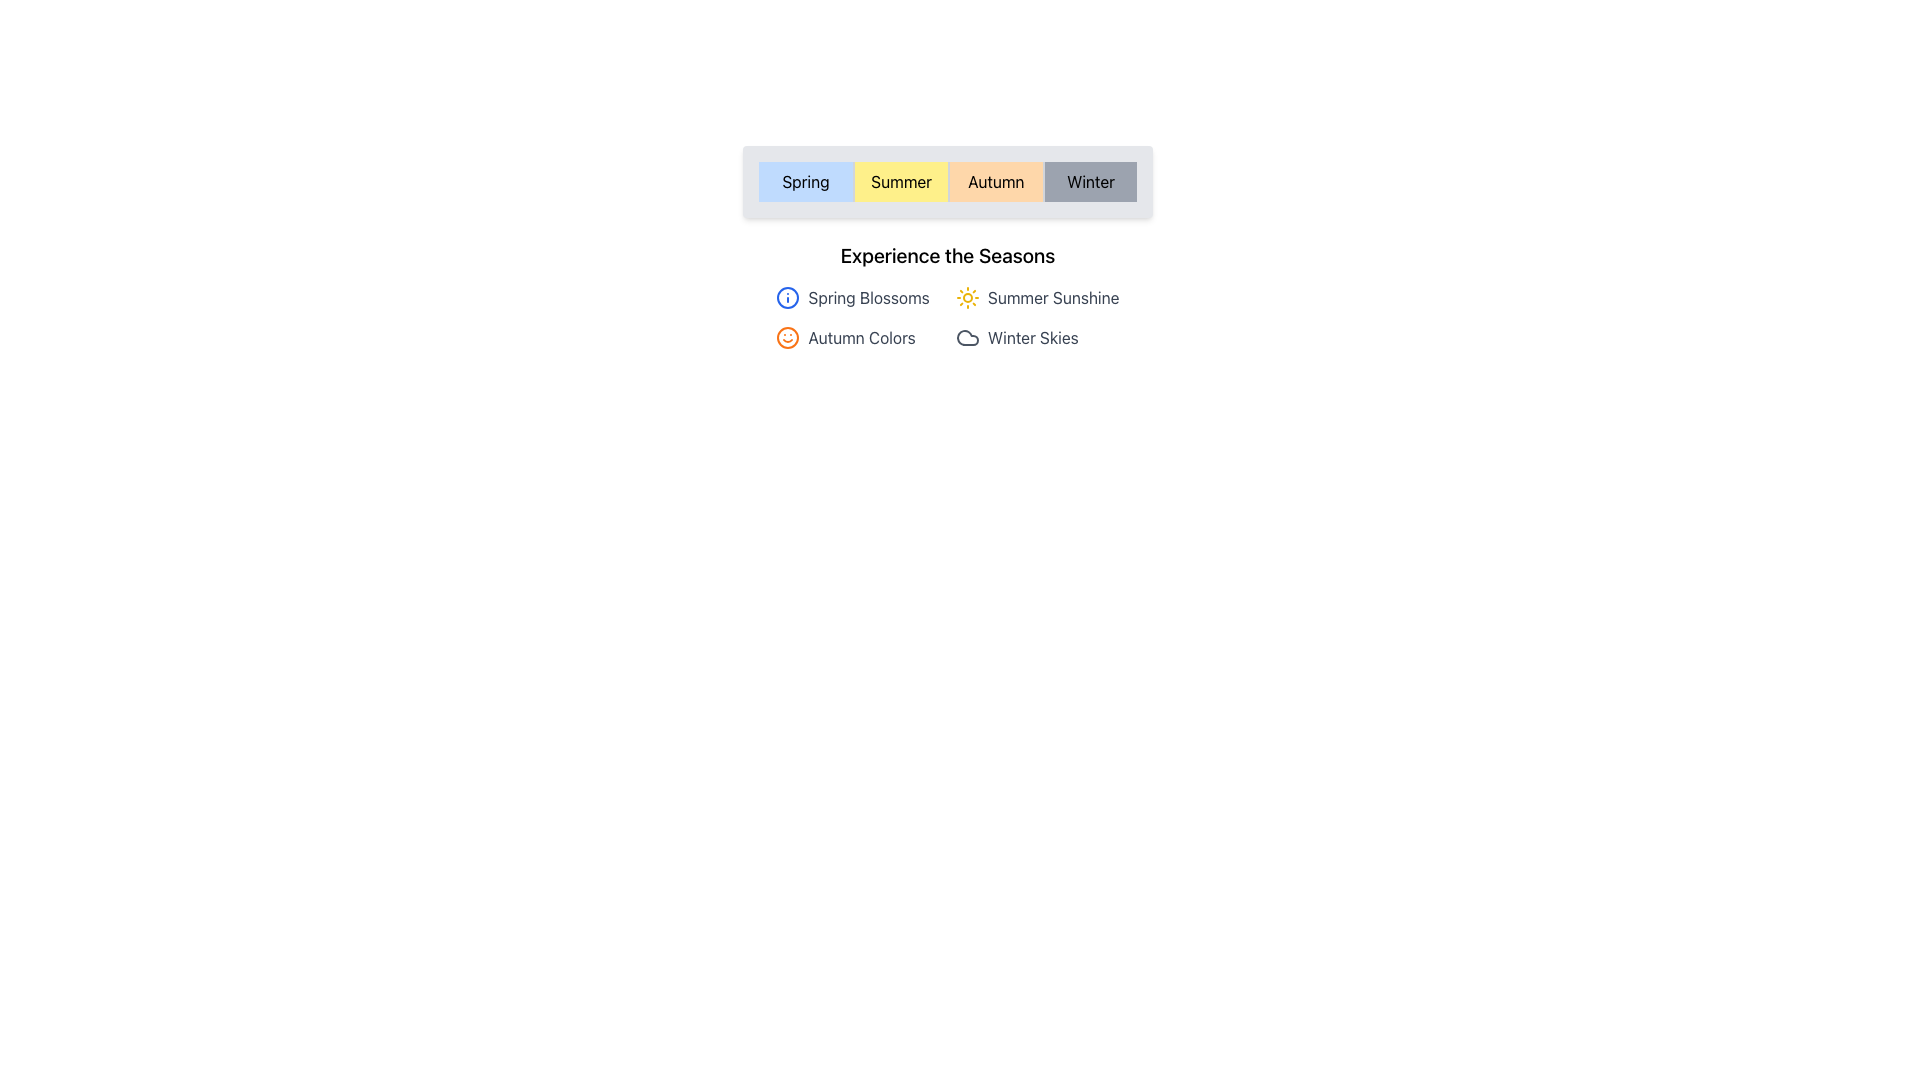 This screenshot has width=1920, height=1080. What do you see at coordinates (787, 297) in the screenshot?
I see `the Icon that visually represents information related to the 'Spring Blossoms' label, positioned to the left of the text in a grid layout under 'Experience the Seasons'` at bounding box center [787, 297].